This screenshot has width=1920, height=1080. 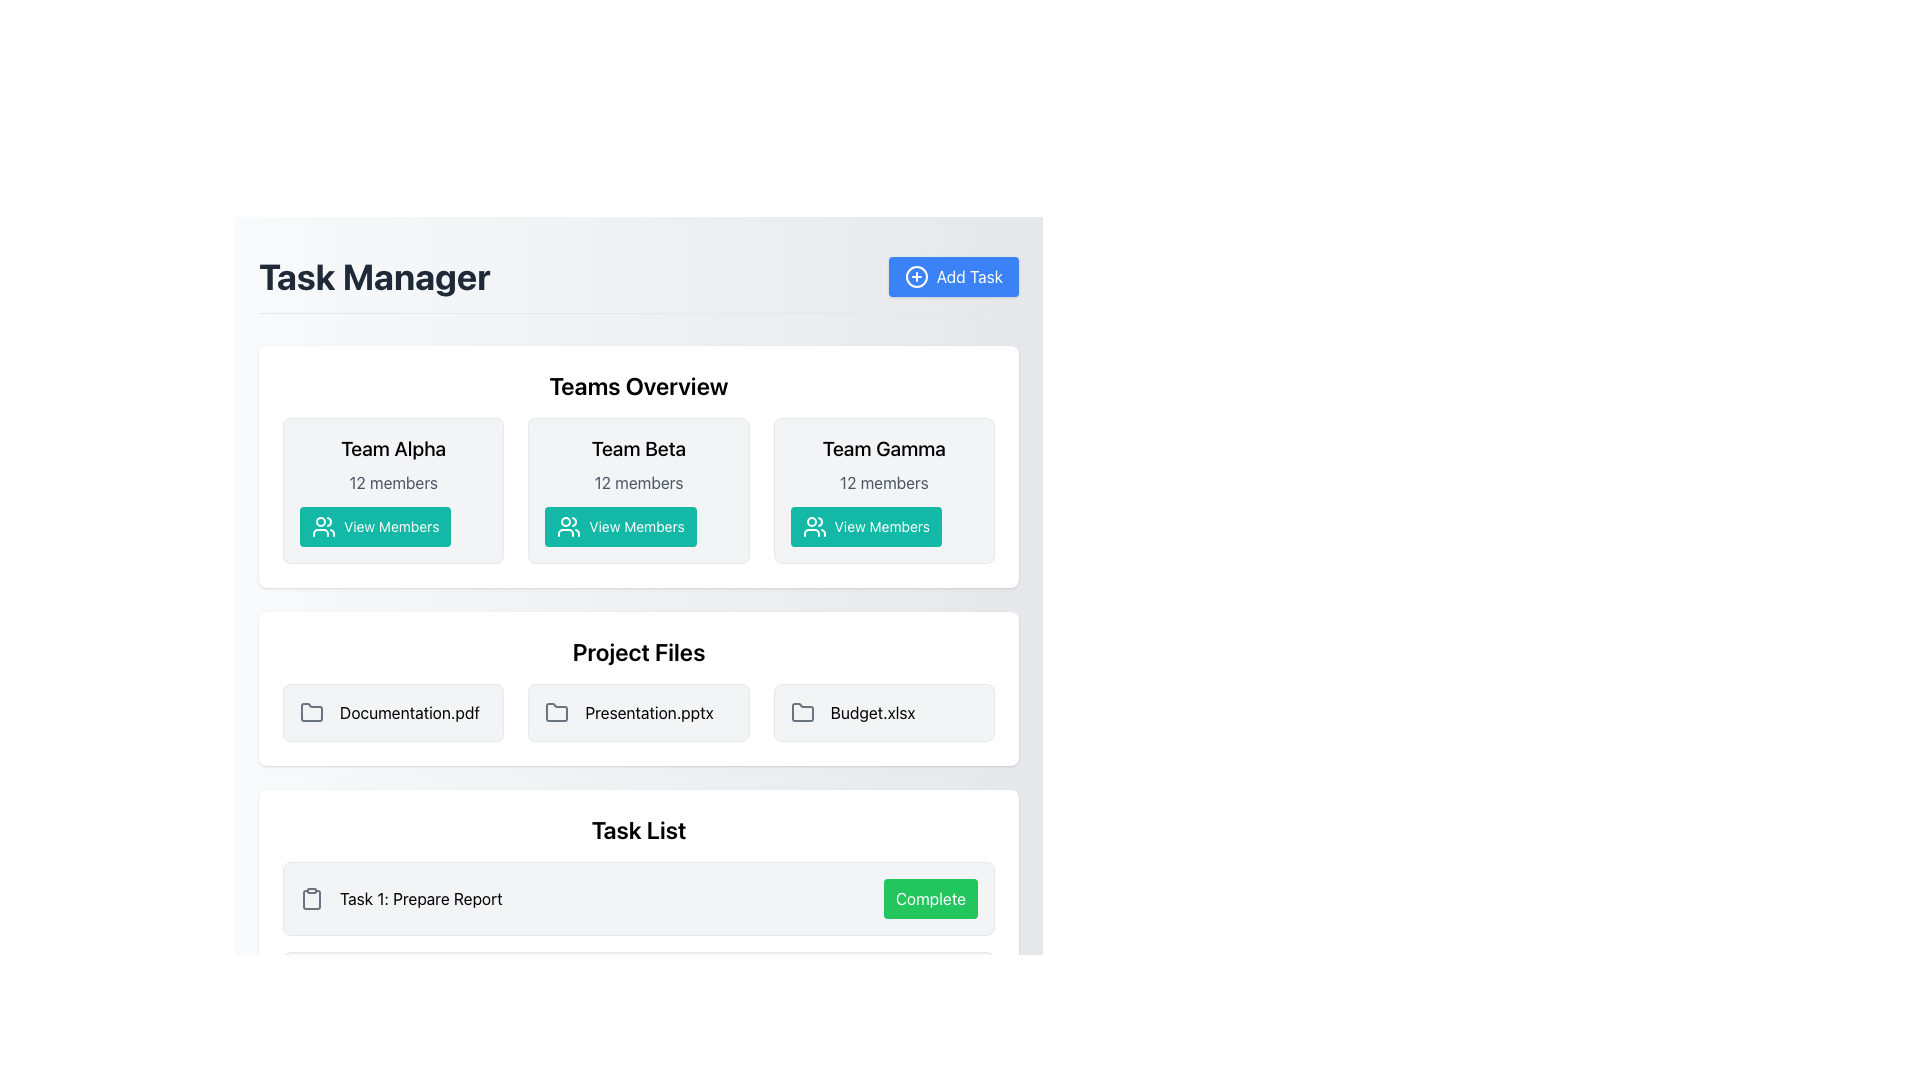 I want to click on the Text Label for the team, so click(x=882, y=447).